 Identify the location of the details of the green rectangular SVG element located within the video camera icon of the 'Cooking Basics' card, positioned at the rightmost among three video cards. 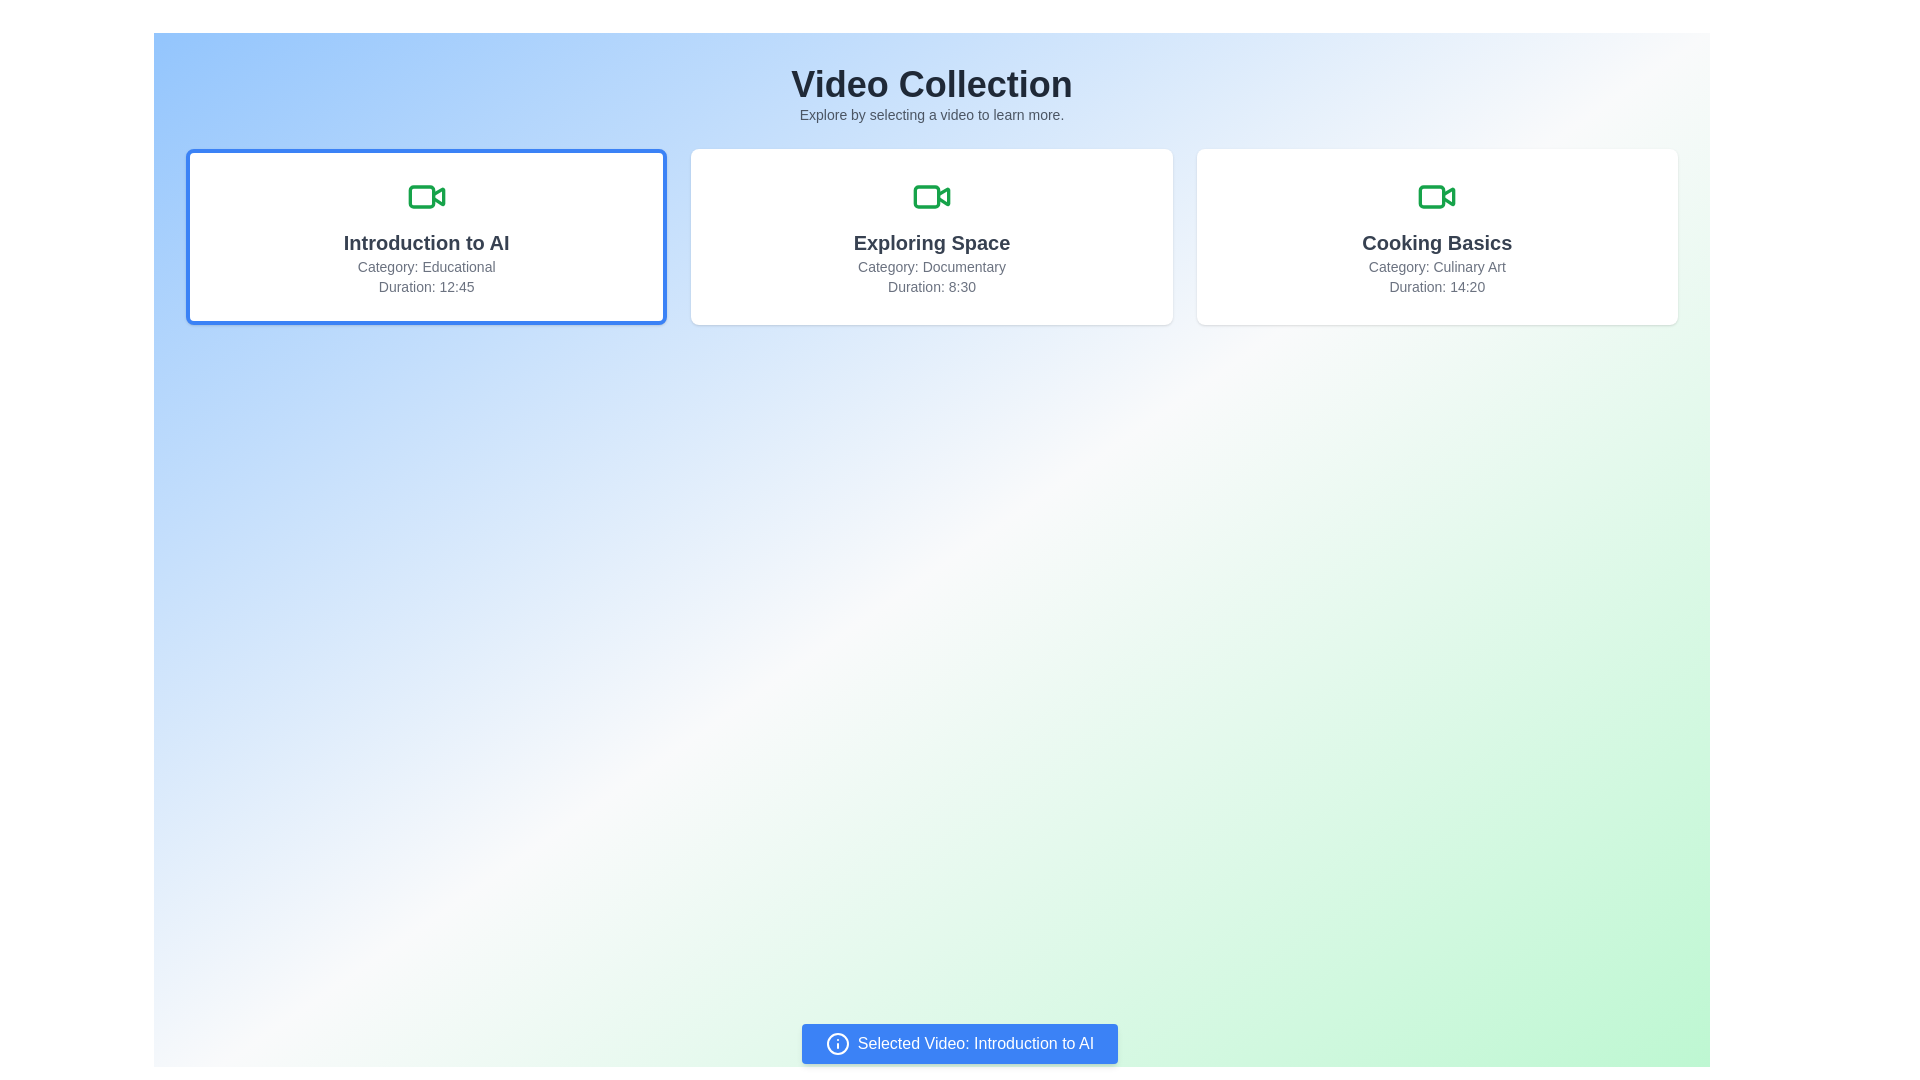
(1431, 196).